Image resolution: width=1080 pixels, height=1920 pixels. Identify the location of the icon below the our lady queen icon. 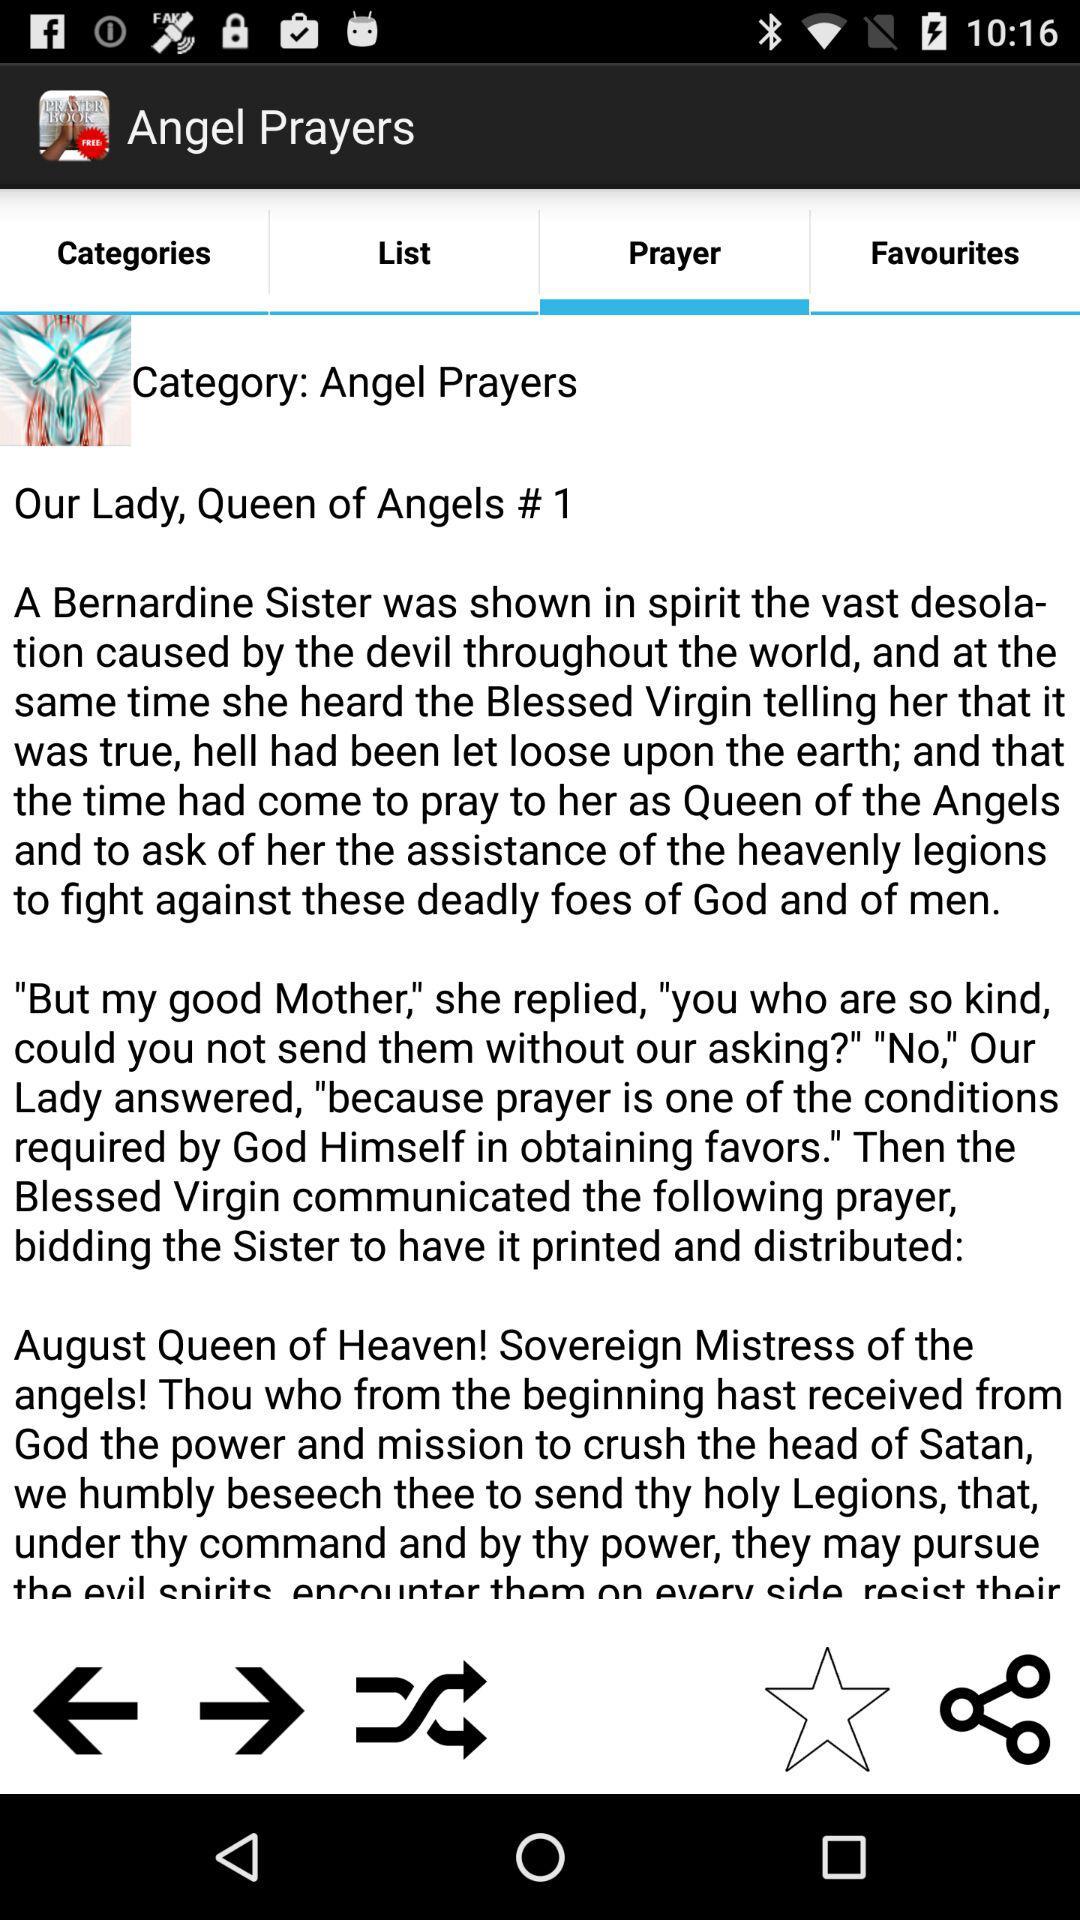
(252, 1708).